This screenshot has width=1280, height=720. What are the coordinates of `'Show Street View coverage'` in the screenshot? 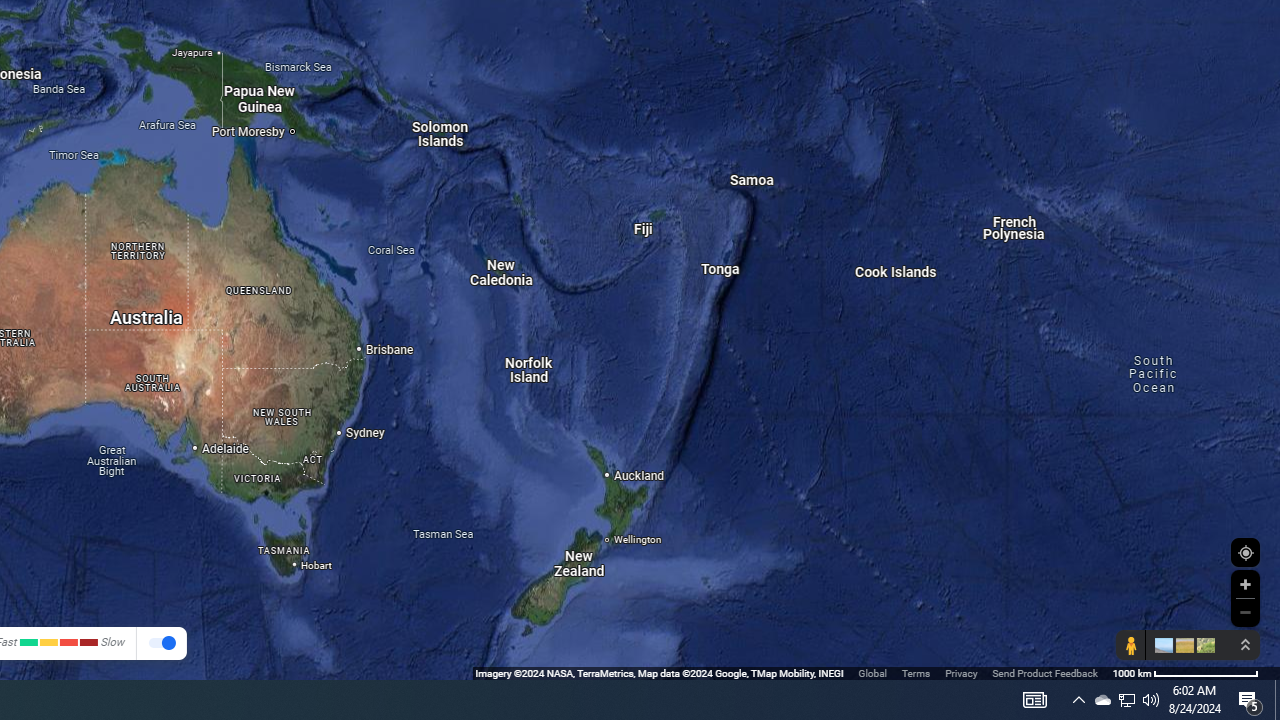 It's located at (1130, 645).